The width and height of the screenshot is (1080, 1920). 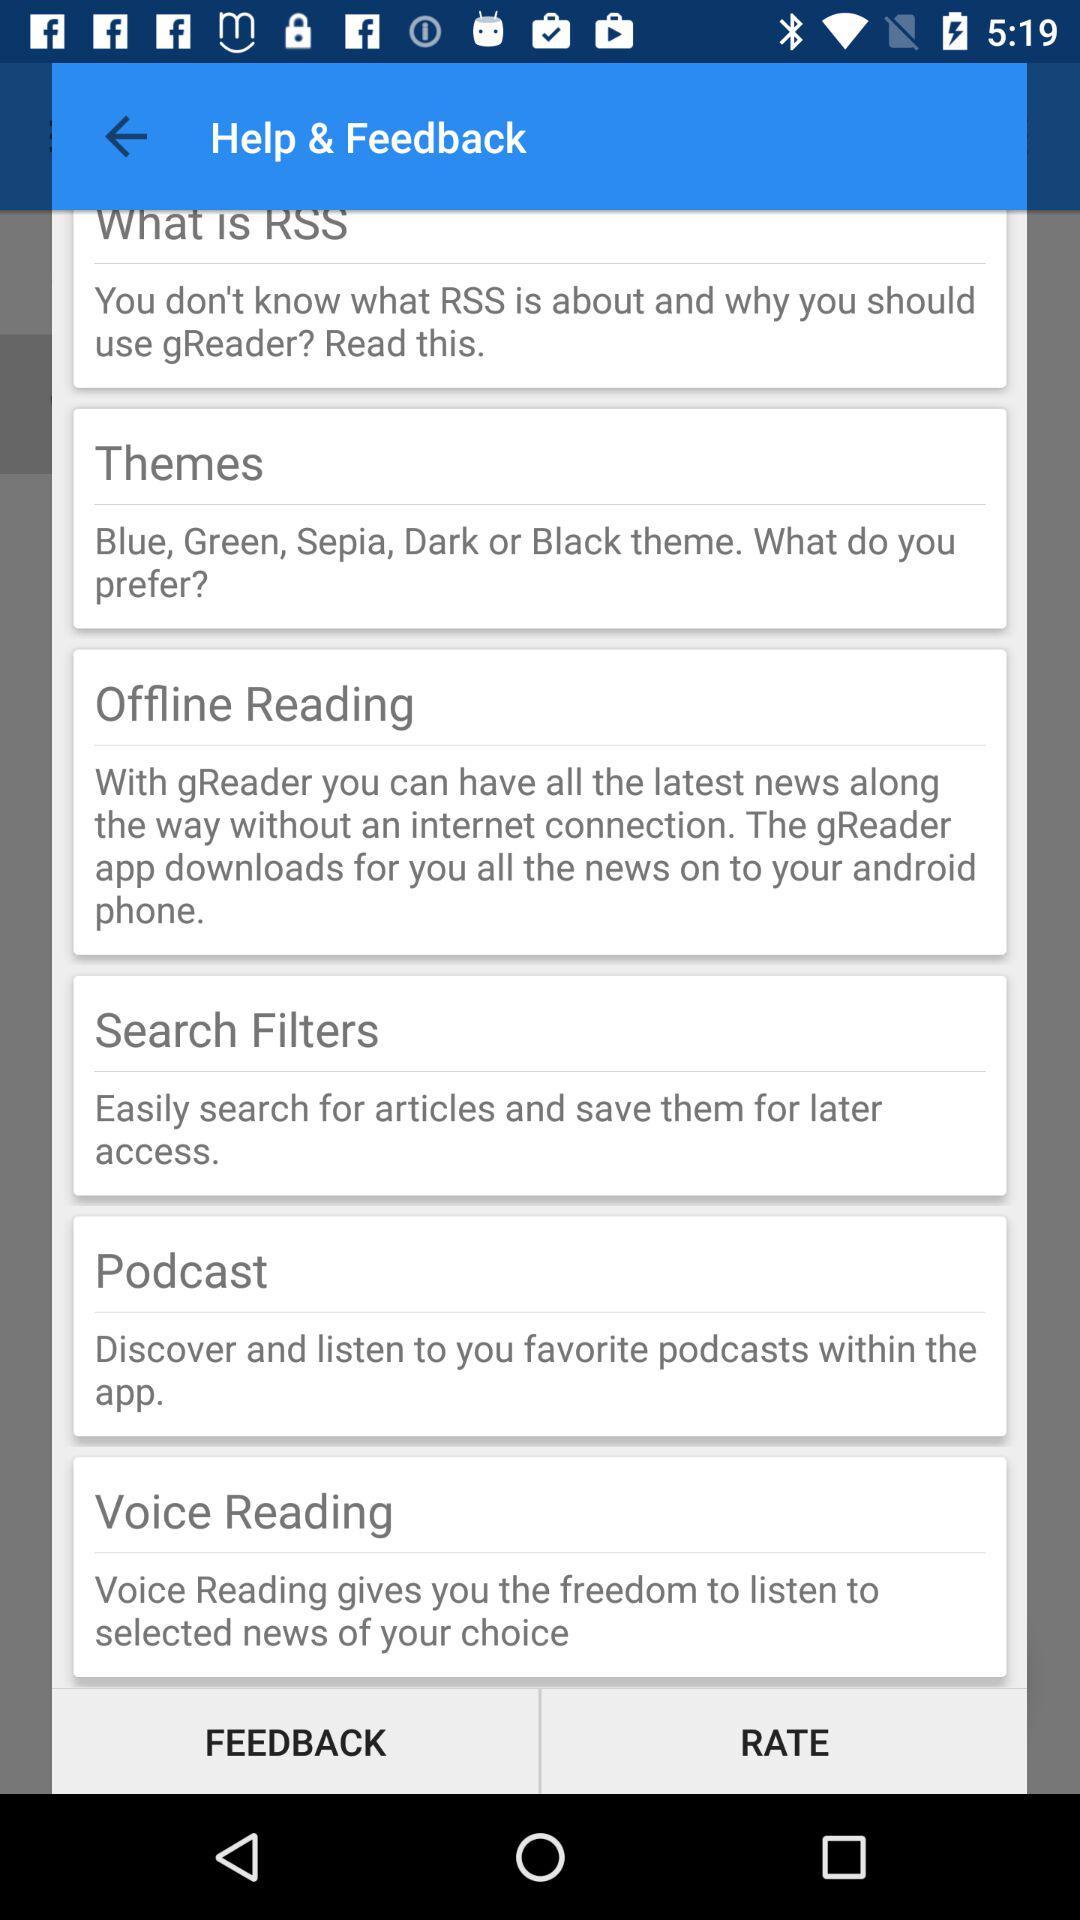 What do you see at coordinates (540, 1070) in the screenshot?
I see `the item above easily search for icon` at bounding box center [540, 1070].